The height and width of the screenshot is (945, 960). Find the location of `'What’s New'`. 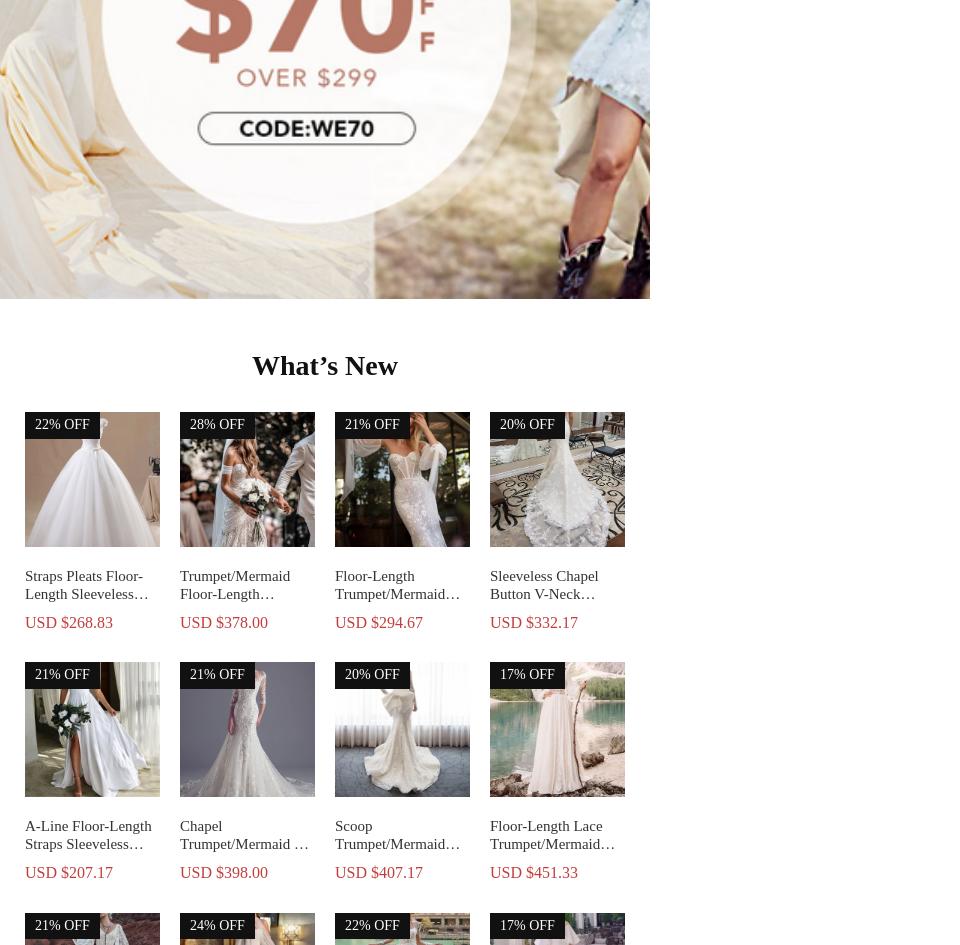

'What’s New' is located at coordinates (251, 363).